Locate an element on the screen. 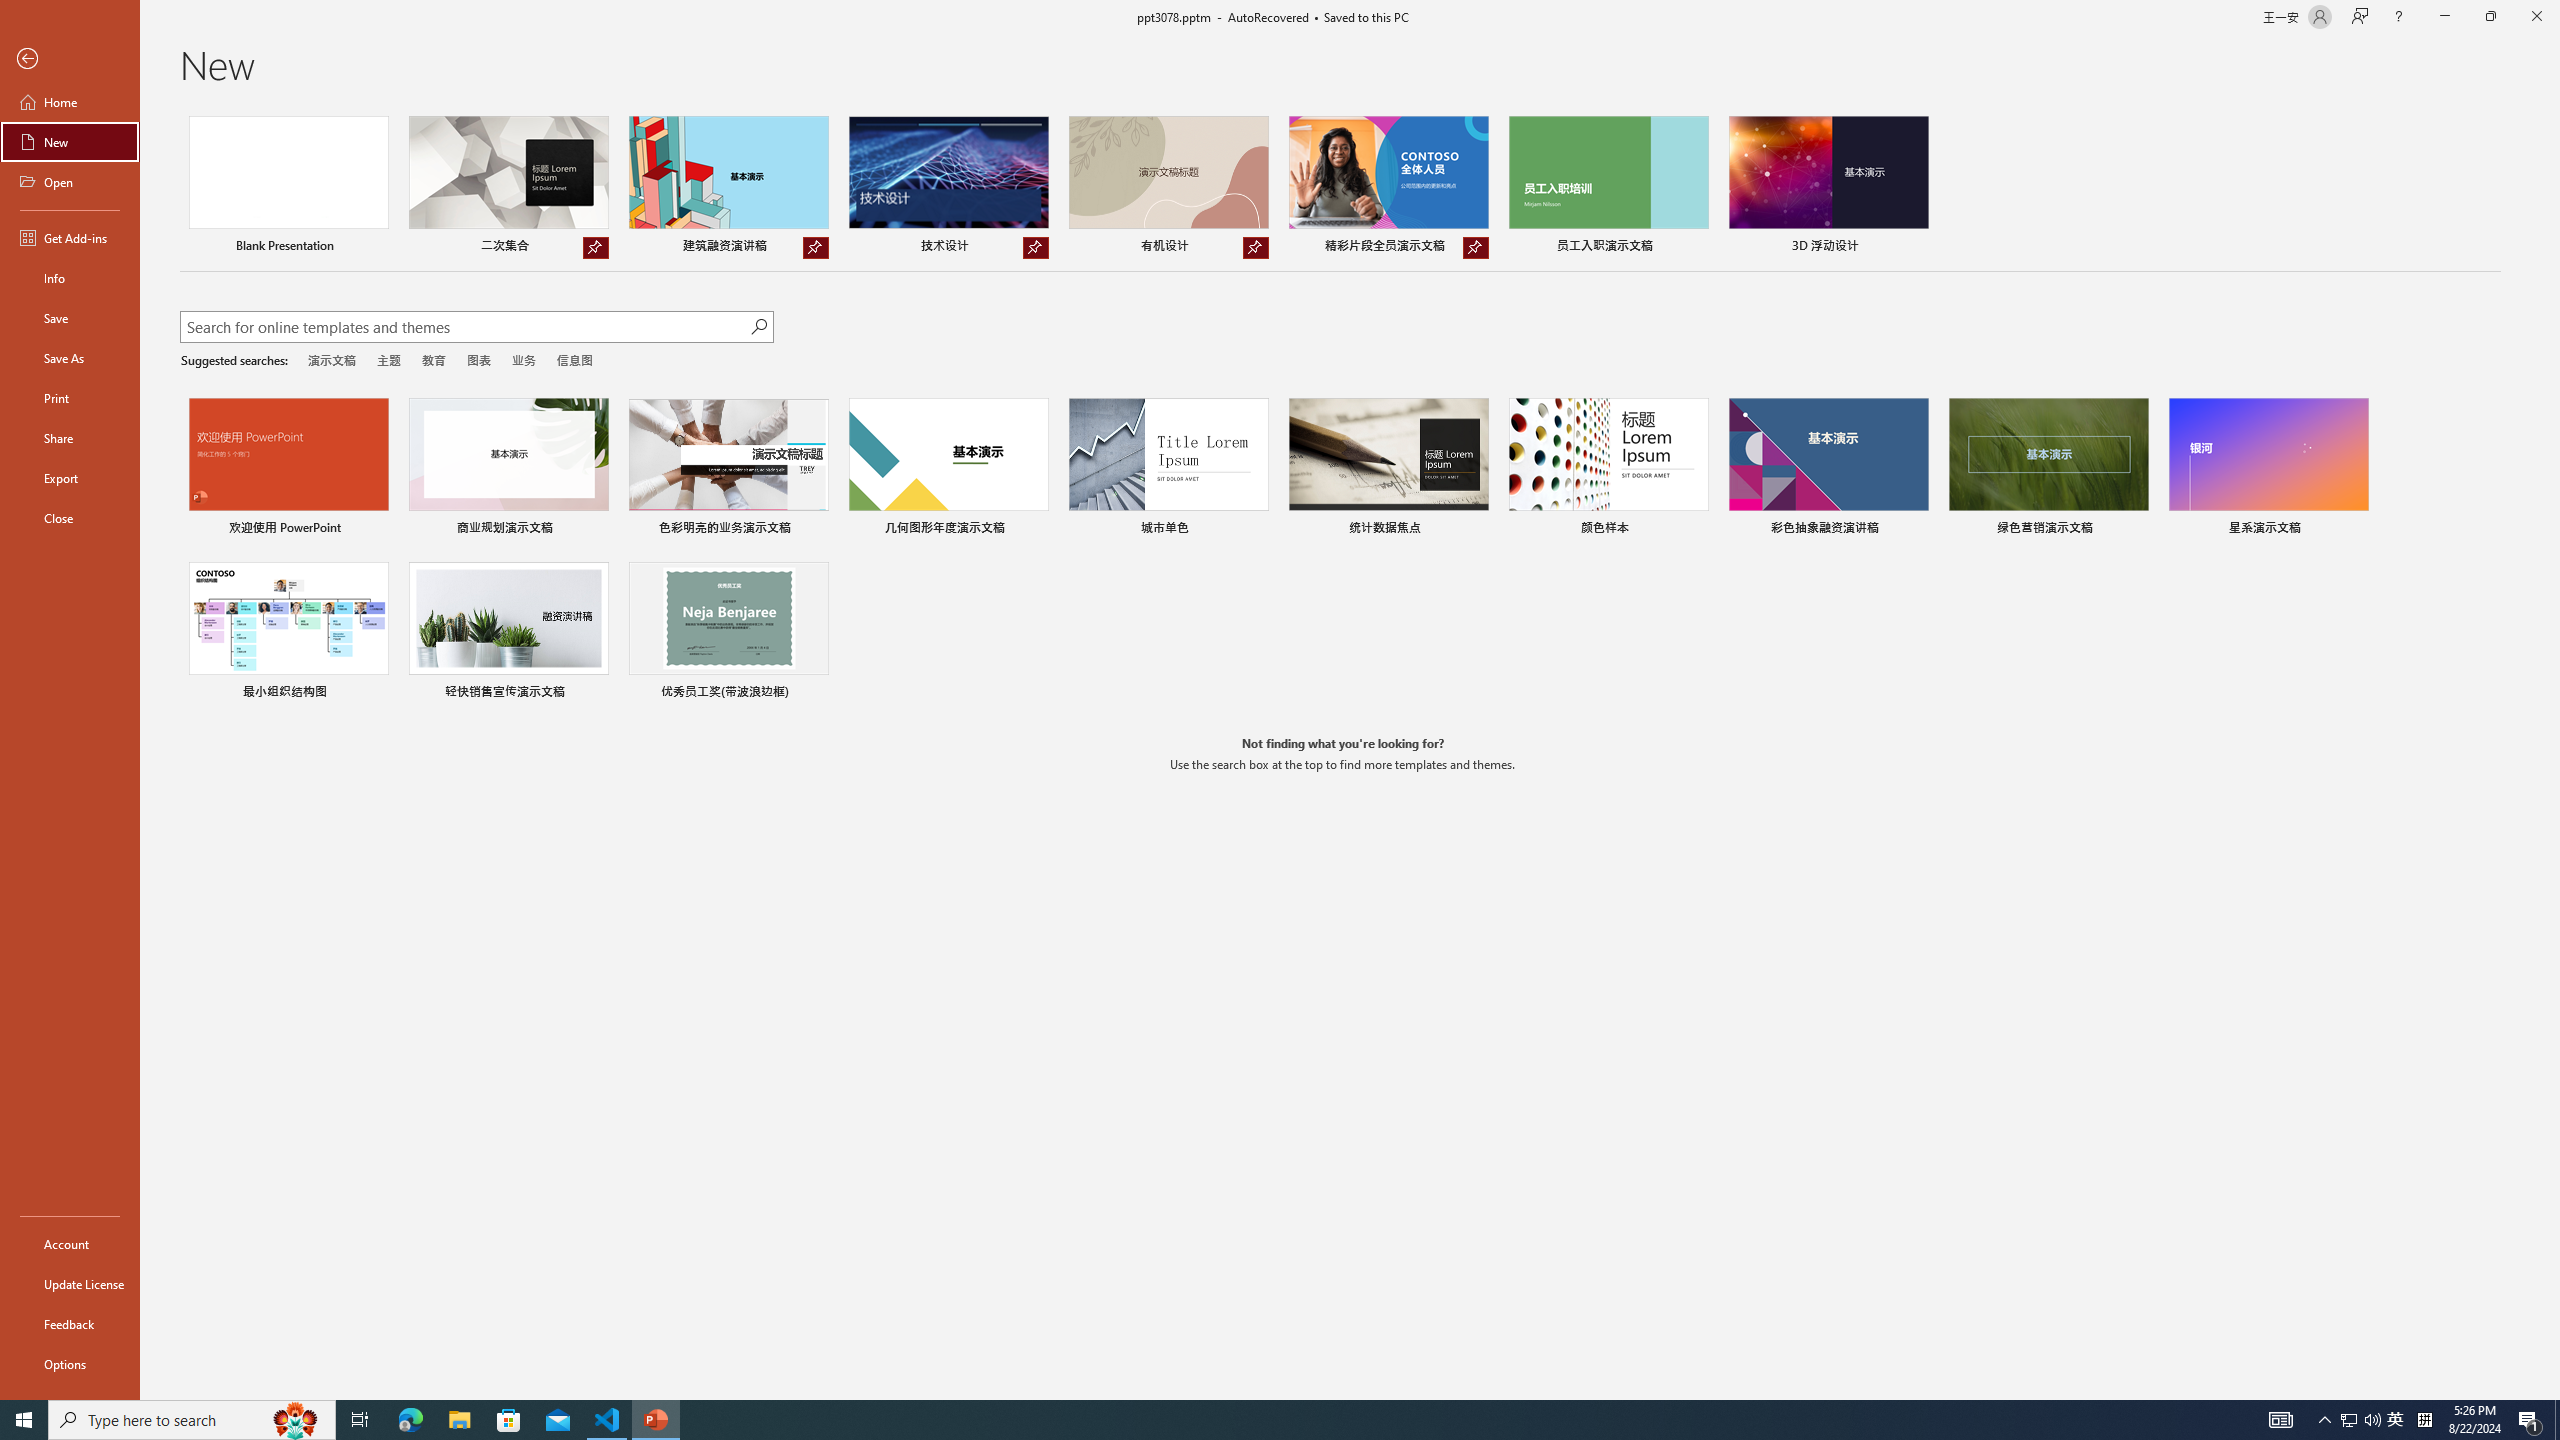  'Blank Presentation' is located at coordinates (289, 187).